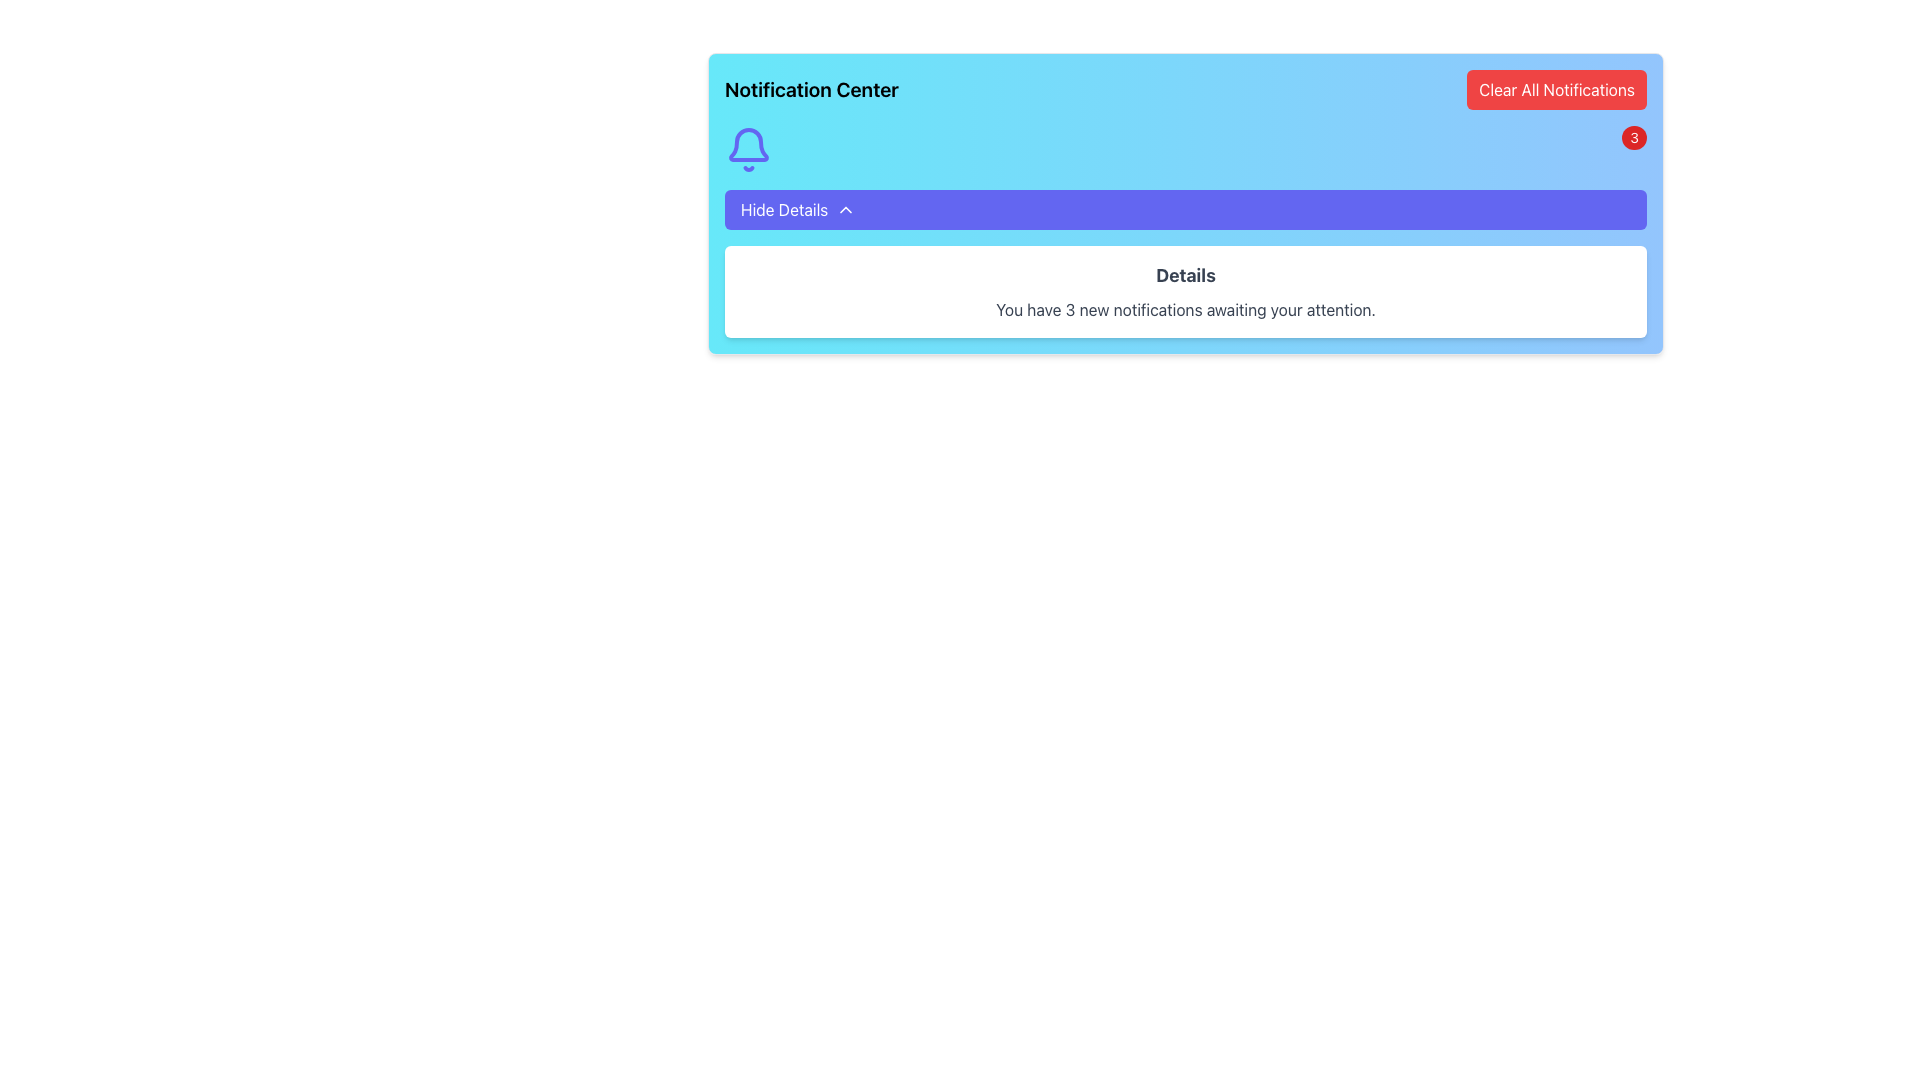 This screenshot has width=1920, height=1080. Describe the element at coordinates (747, 149) in the screenshot. I see `the bell icon located at the top-left corner of the cyan banner to enable keyboard interactions` at that location.